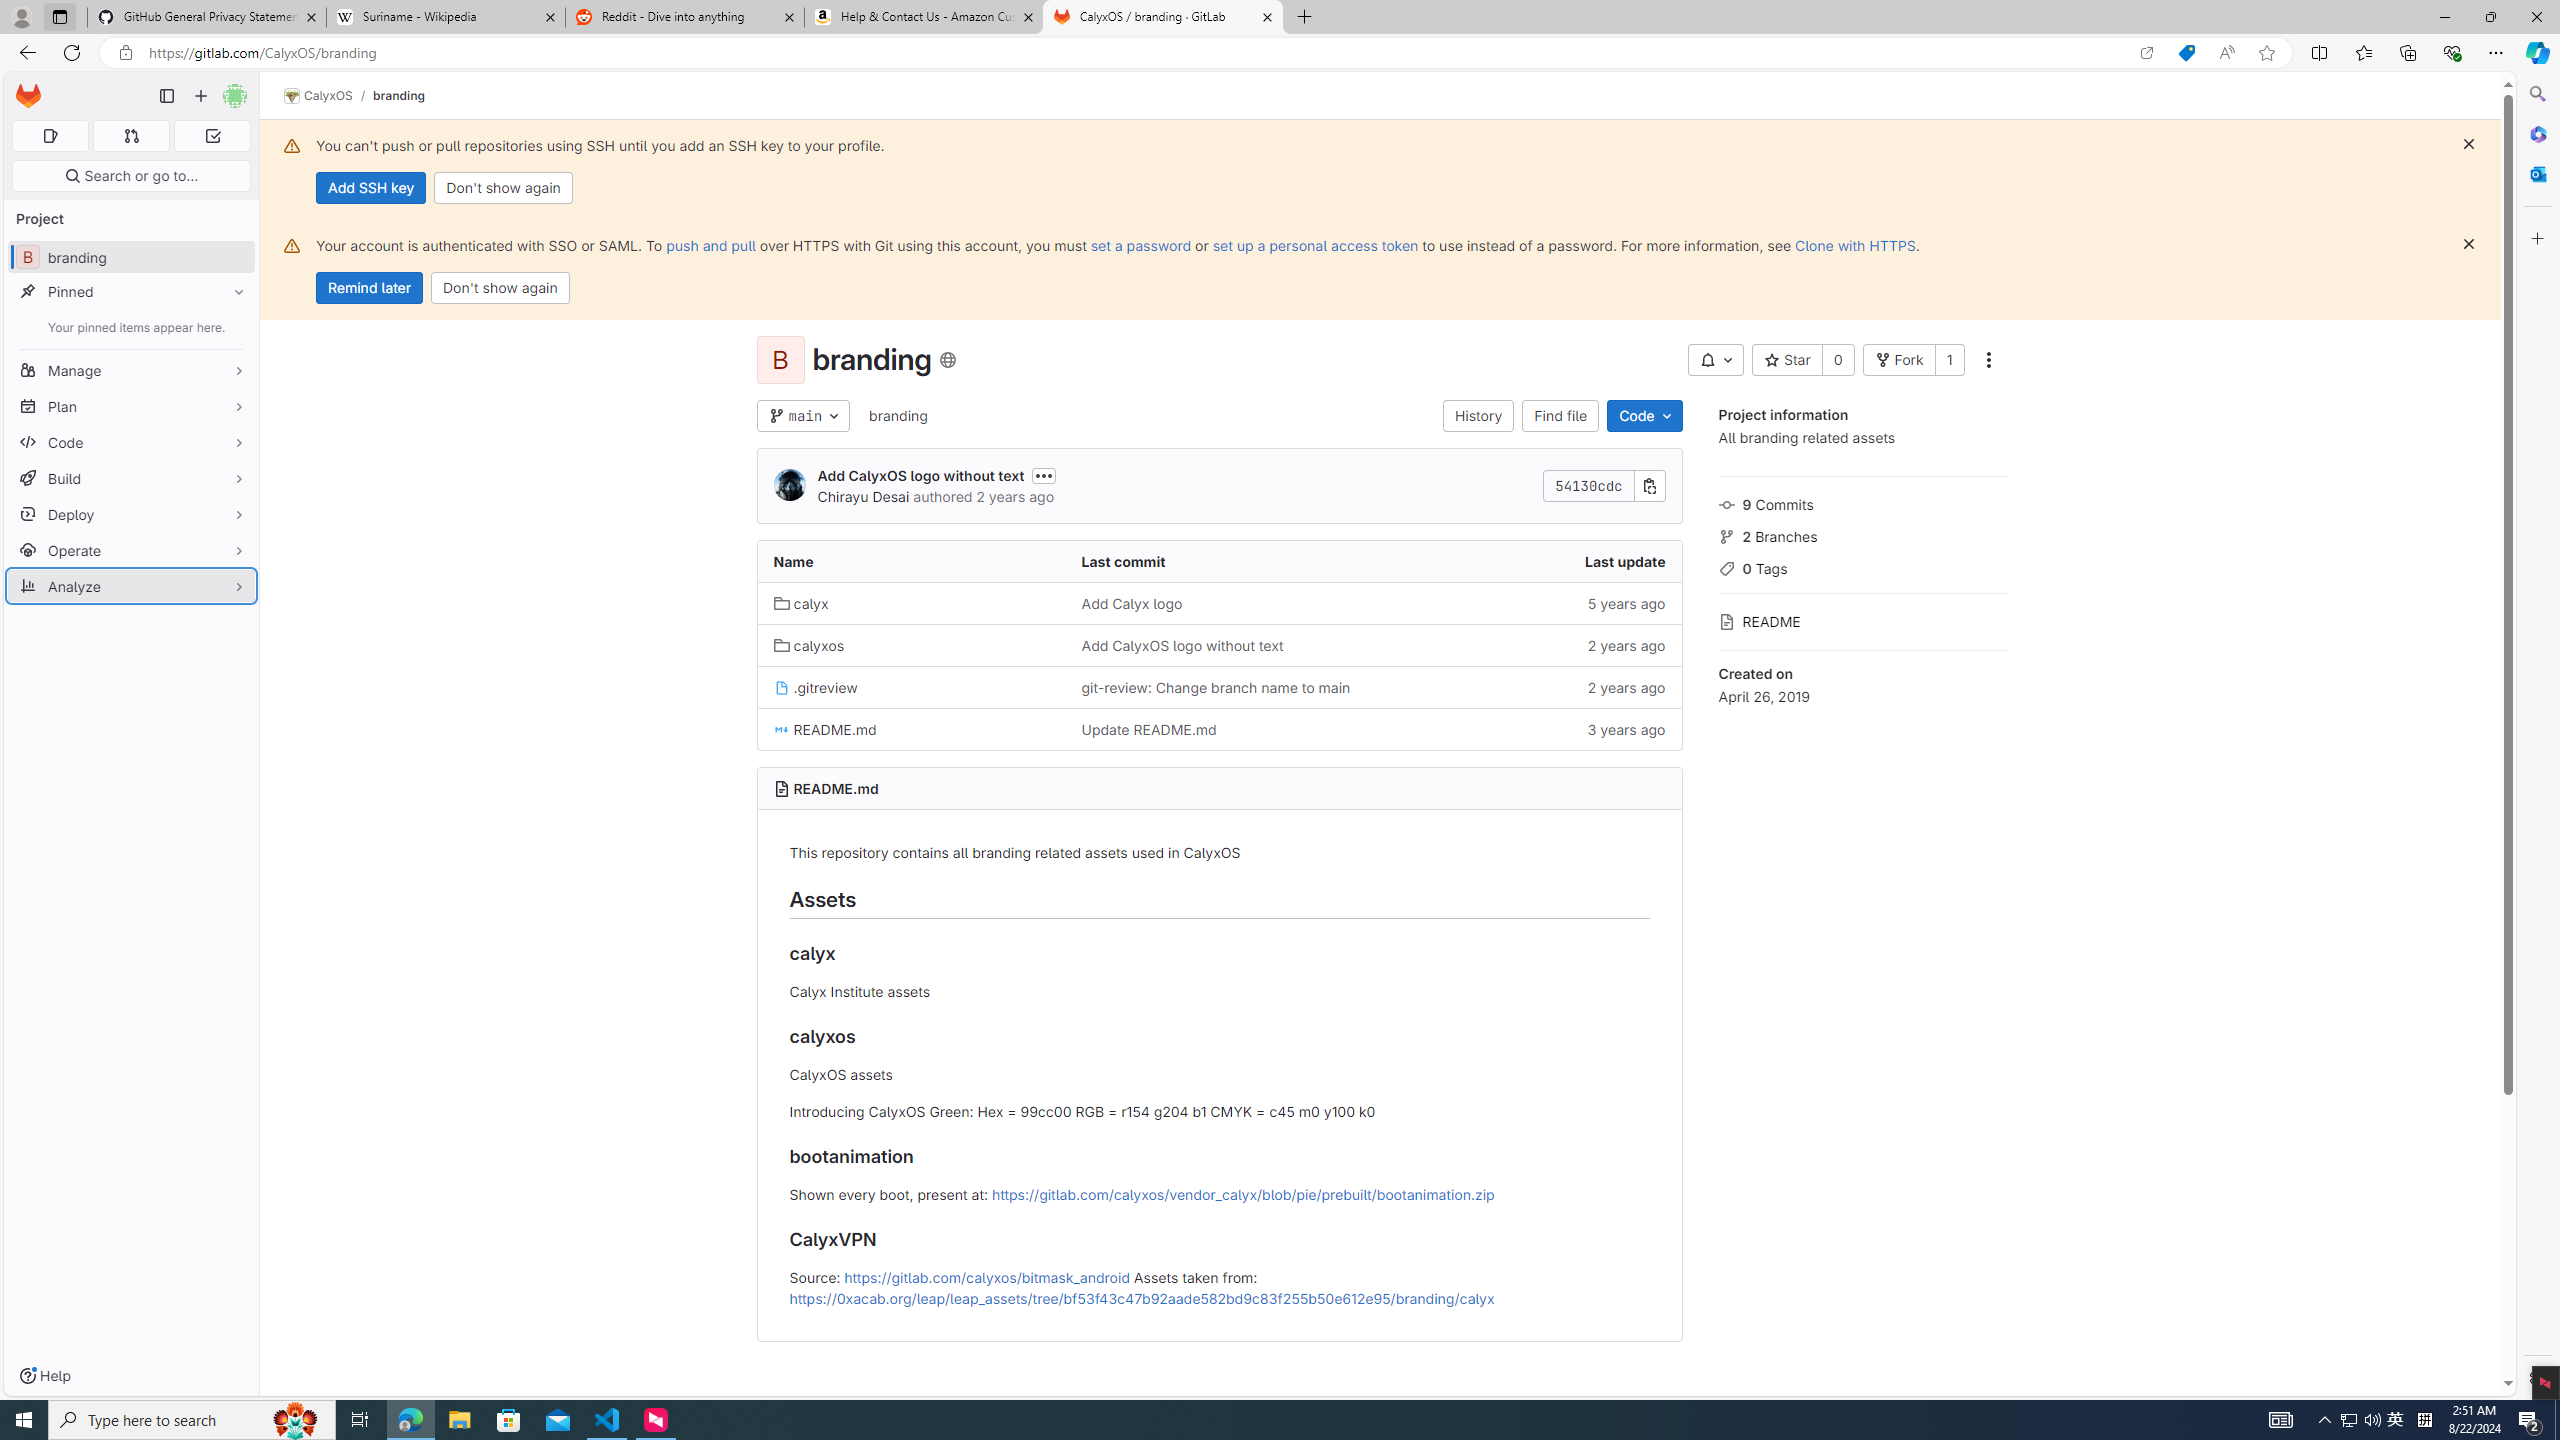 The width and height of the screenshot is (2560, 1440). I want to click on 'GitHub General Privacy Statement - GitHub Docs', so click(207, 16).